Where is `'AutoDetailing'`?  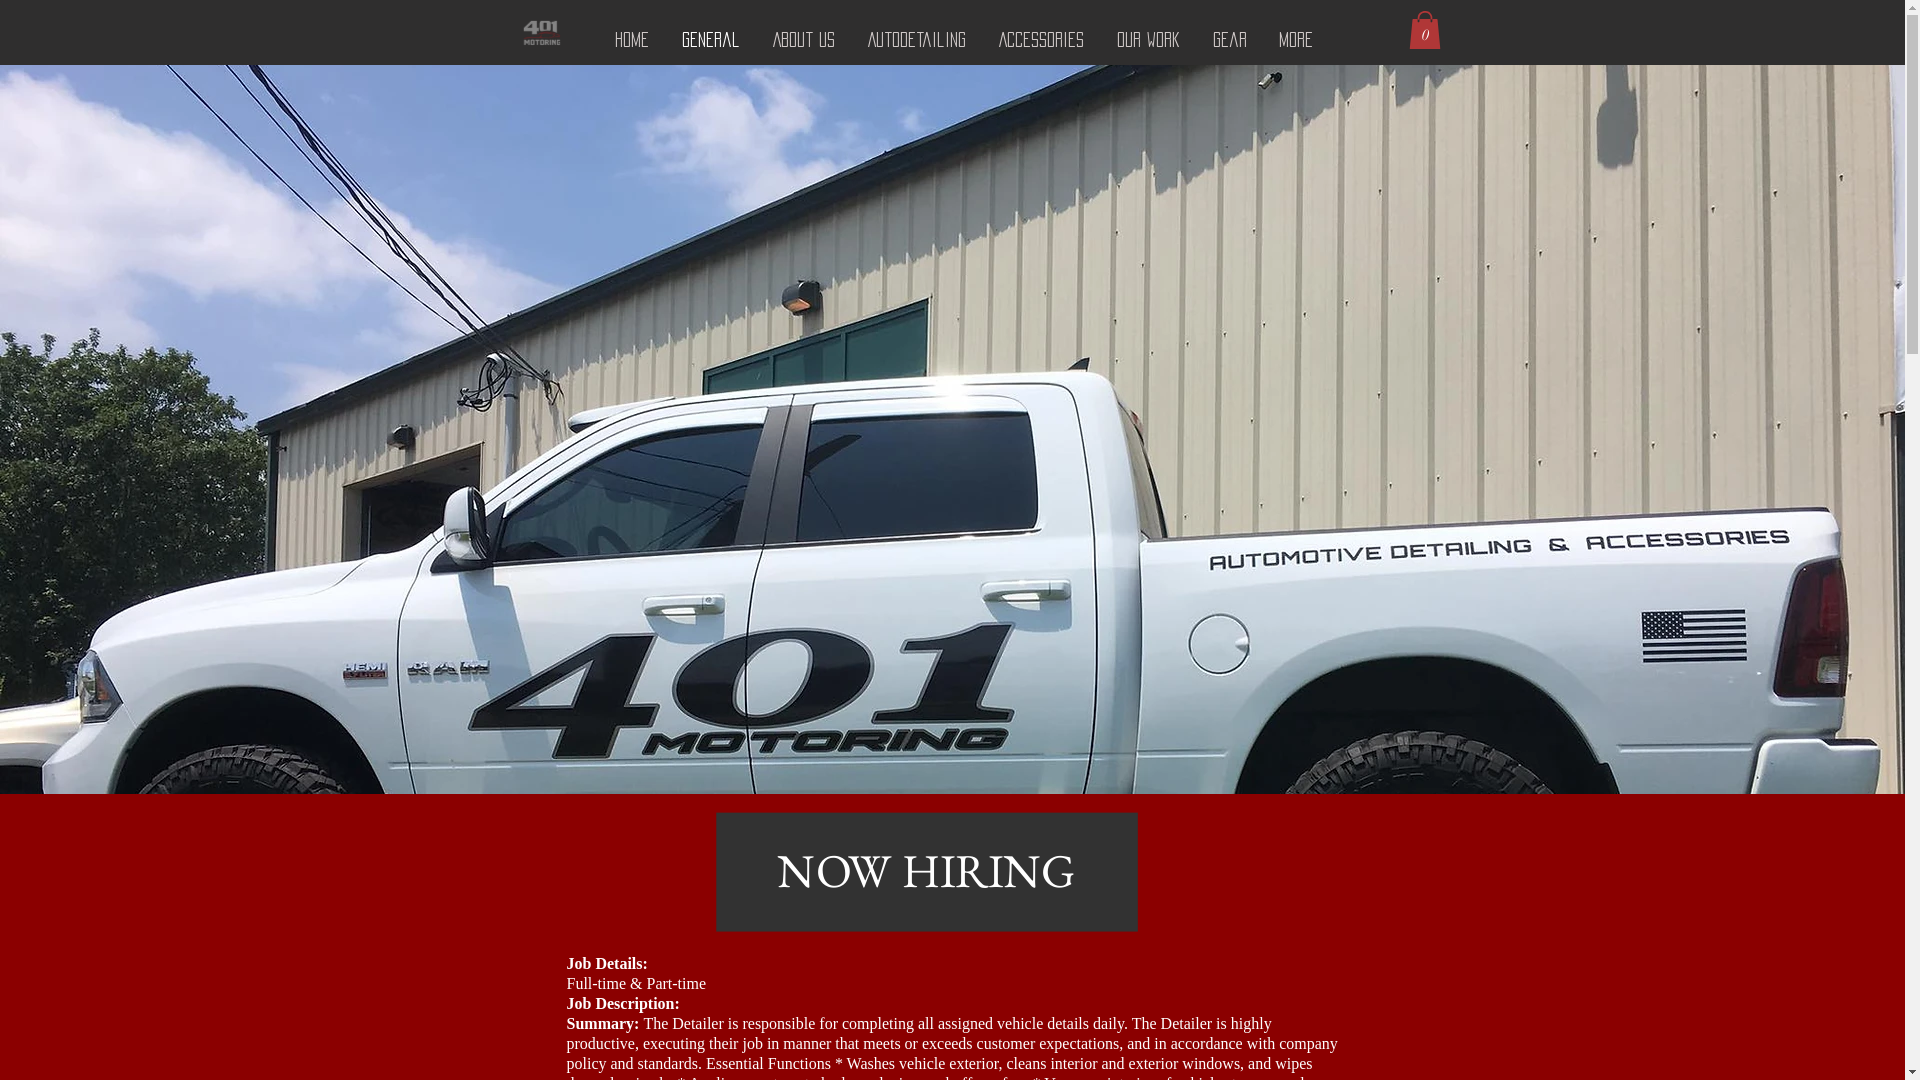
'AutoDetailing' is located at coordinates (916, 39).